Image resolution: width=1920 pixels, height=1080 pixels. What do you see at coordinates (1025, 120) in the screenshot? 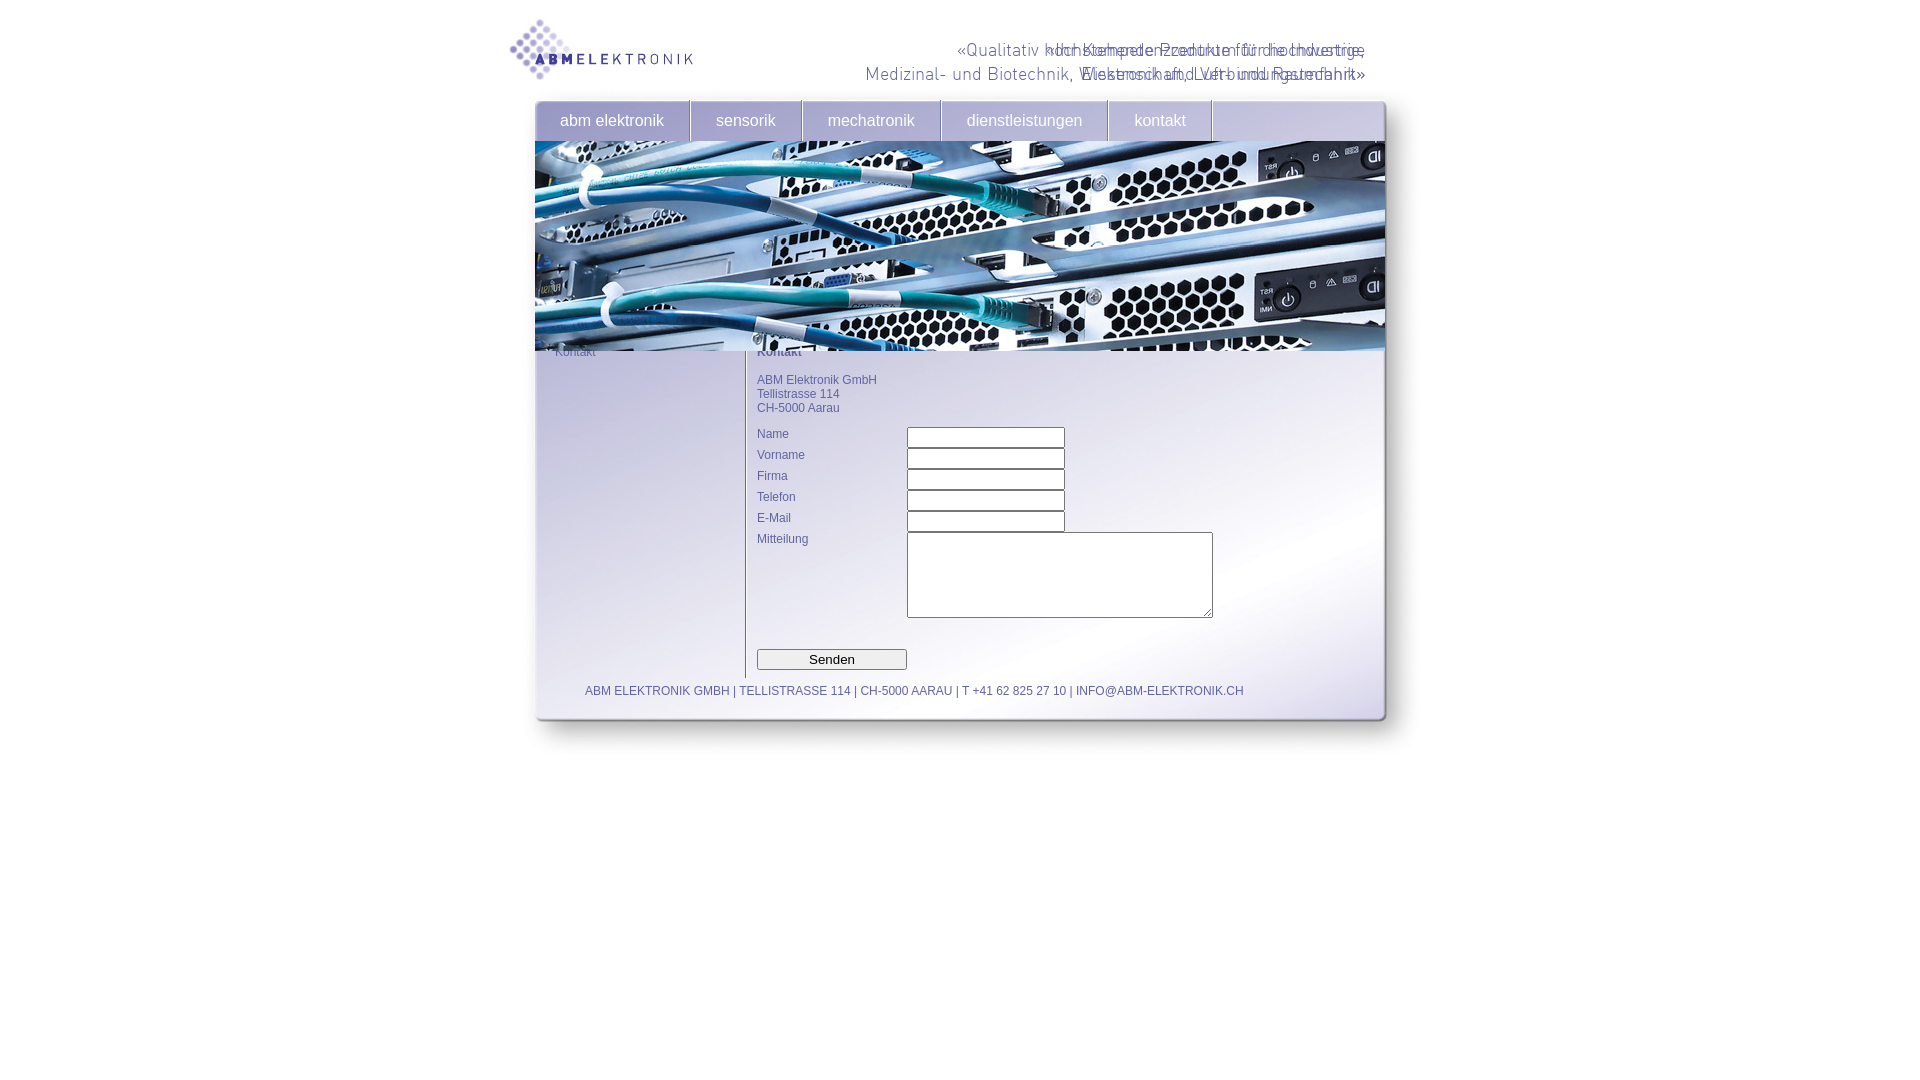
I see `'dienstleistungen'` at bounding box center [1025, 120].